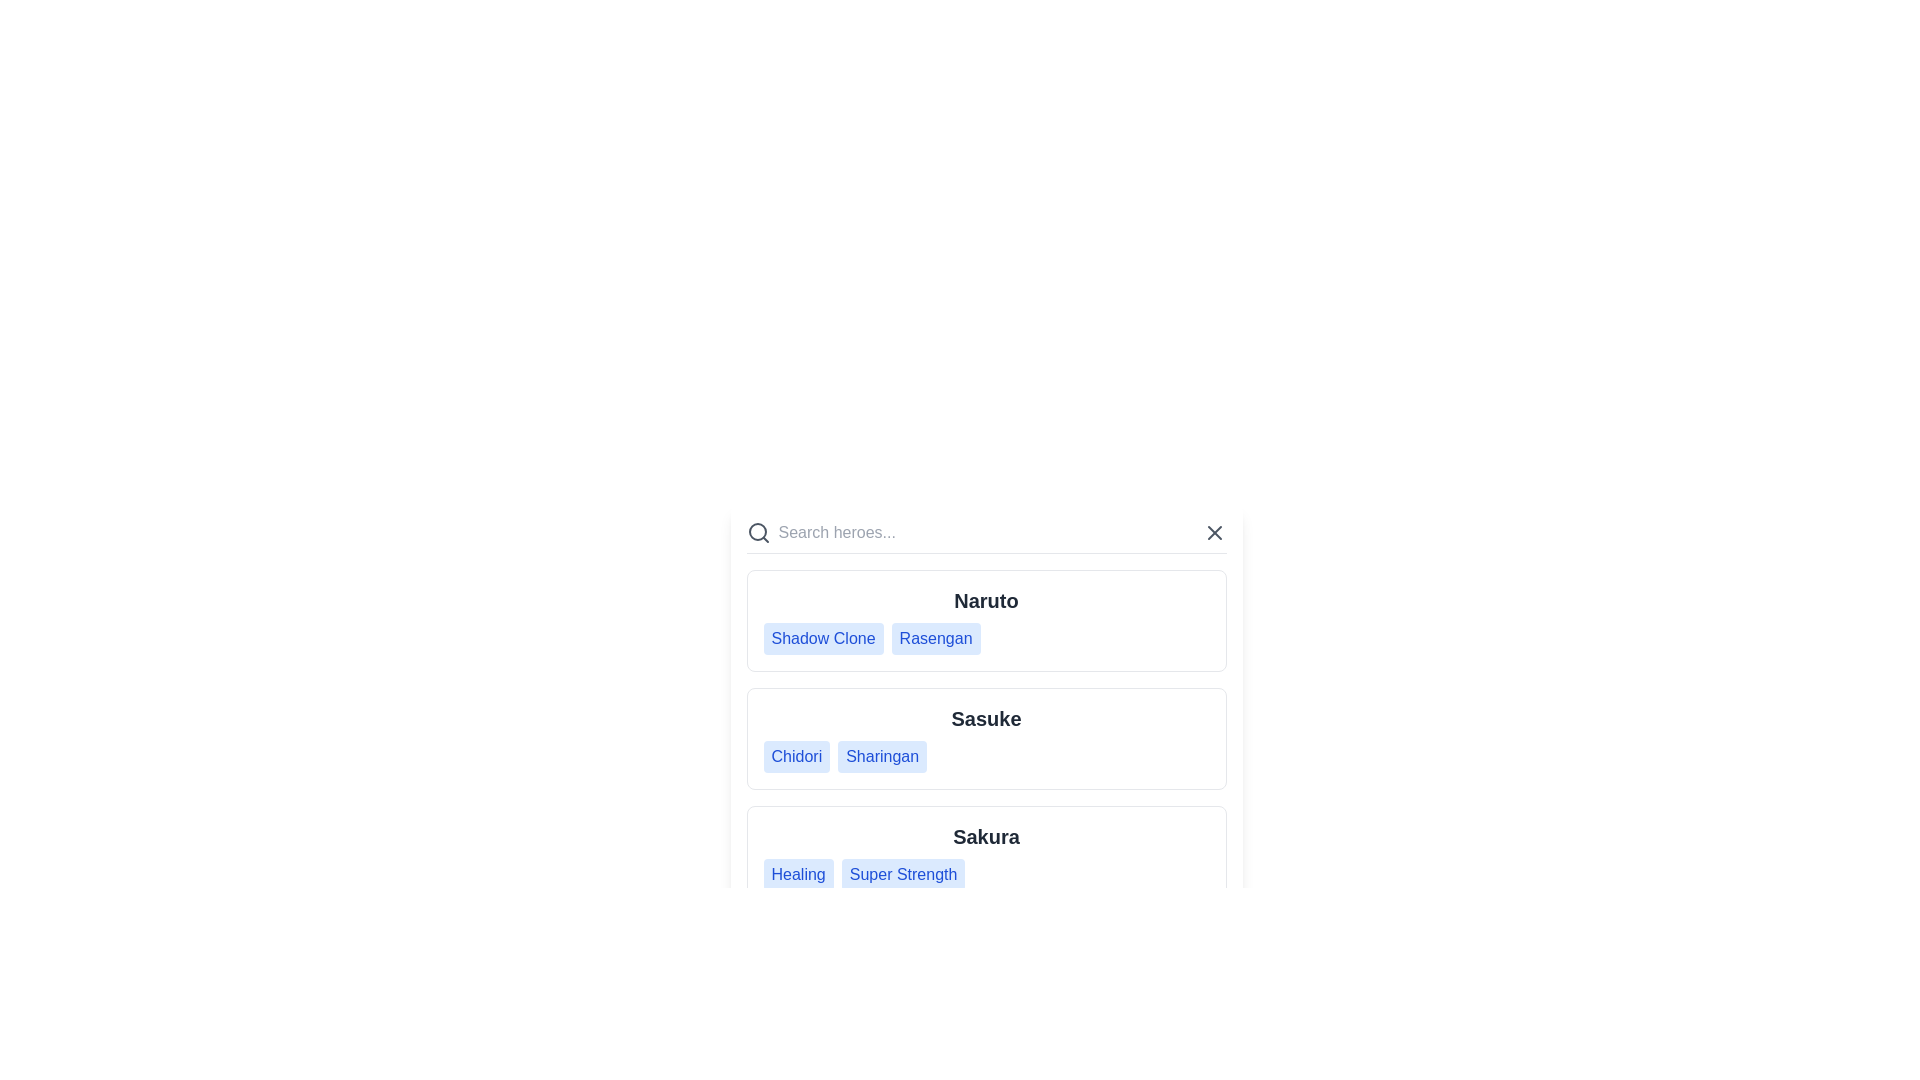 The width and height of the screenshot is (1920, 1080). I want to click on the text label displaying 'Sasuke' which is bold and slightly enlarged, located in the second card layout above the buttons 'Chidori' and 'Sharingan', so click(986, 717).